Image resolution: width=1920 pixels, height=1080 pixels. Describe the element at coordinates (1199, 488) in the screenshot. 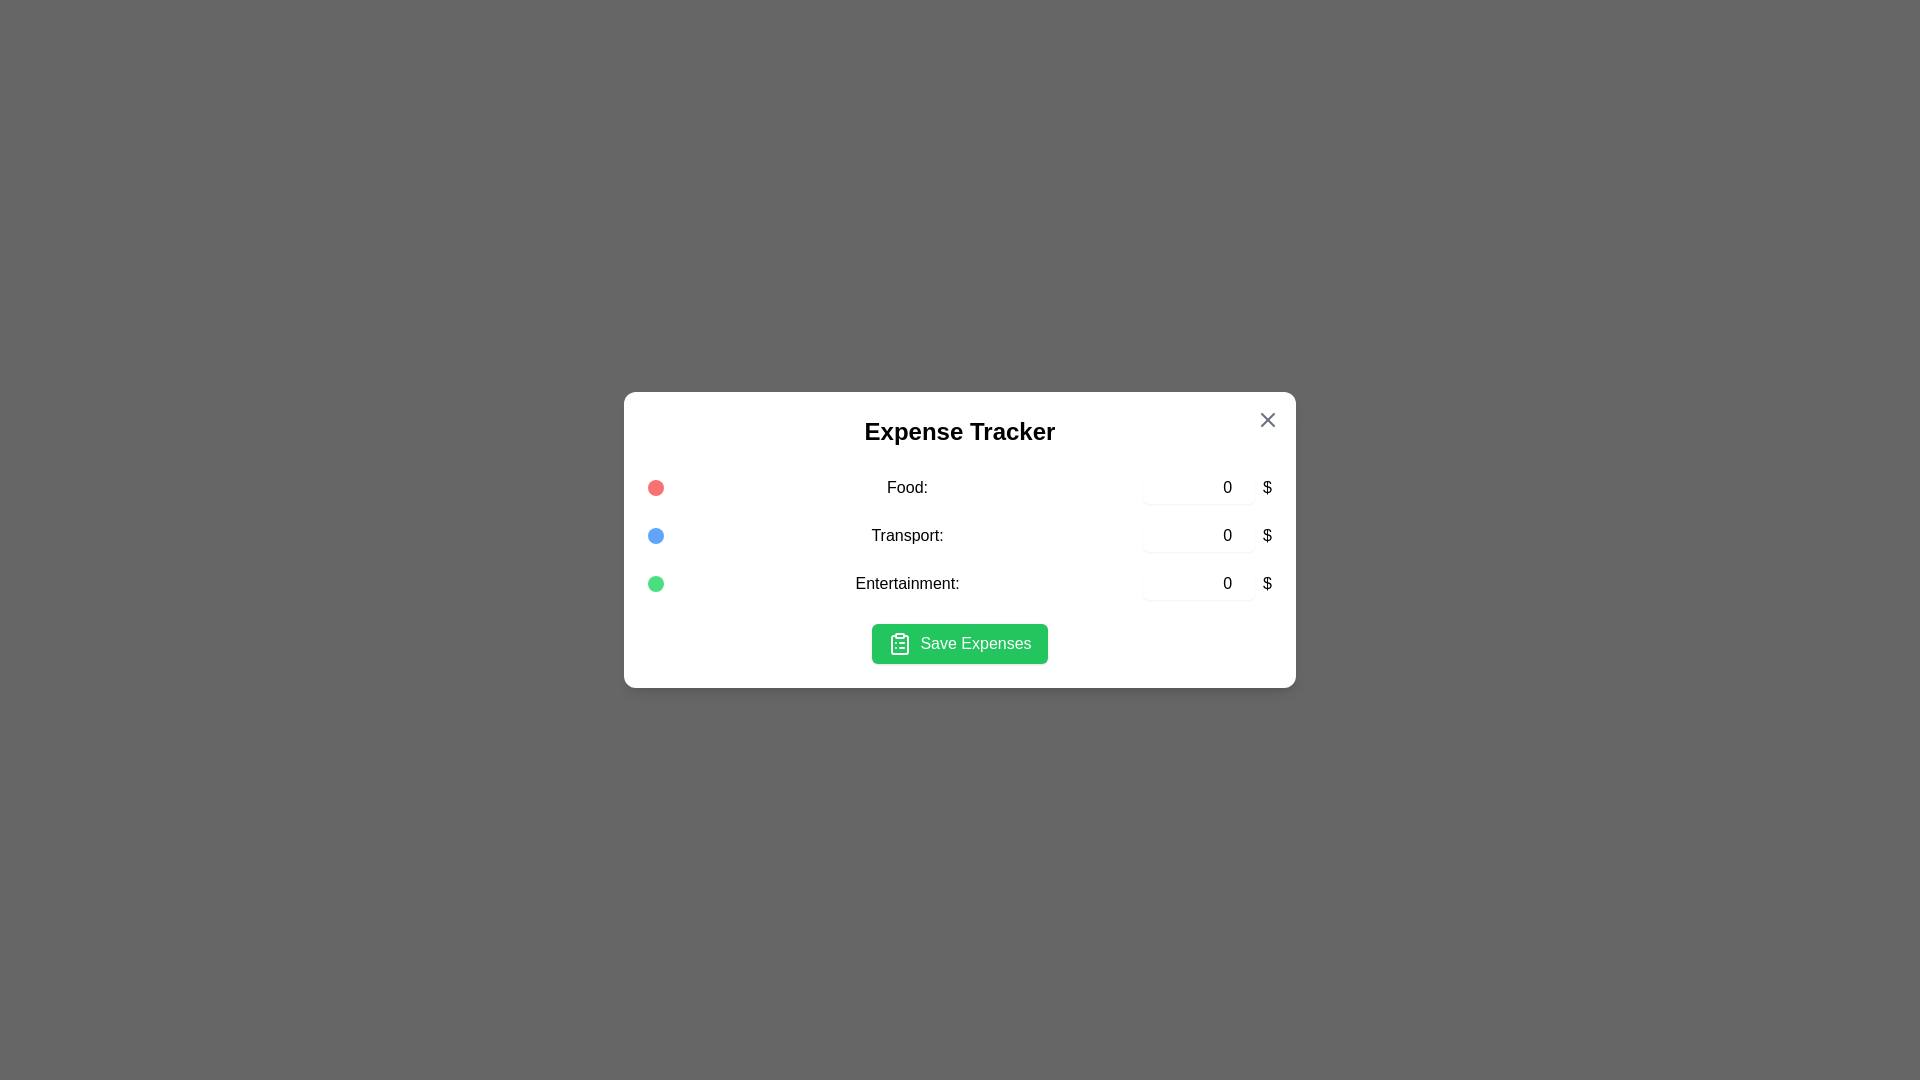

I see `the expense amount for the 'Food' category to 5659` at that location.